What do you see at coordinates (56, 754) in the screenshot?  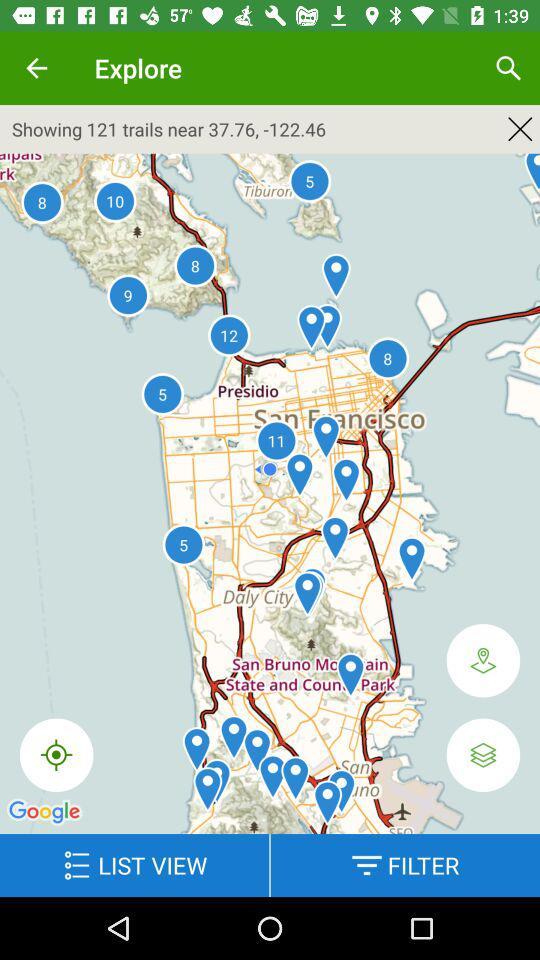 I see `the location_crosshair icon` at bounding box center [56, 754].